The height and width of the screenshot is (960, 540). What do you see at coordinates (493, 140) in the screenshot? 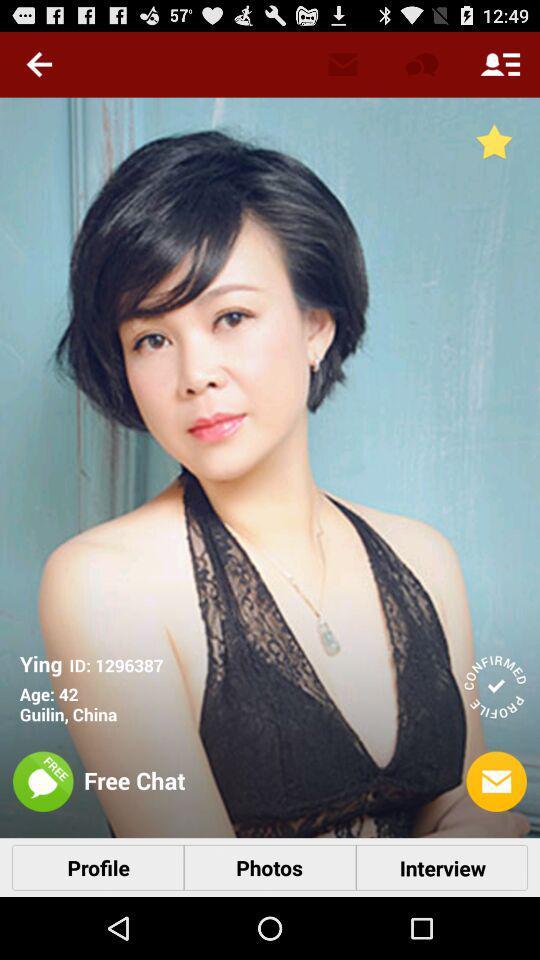
I see `the star icon on the top right corner` at bounding box center [493, 140].